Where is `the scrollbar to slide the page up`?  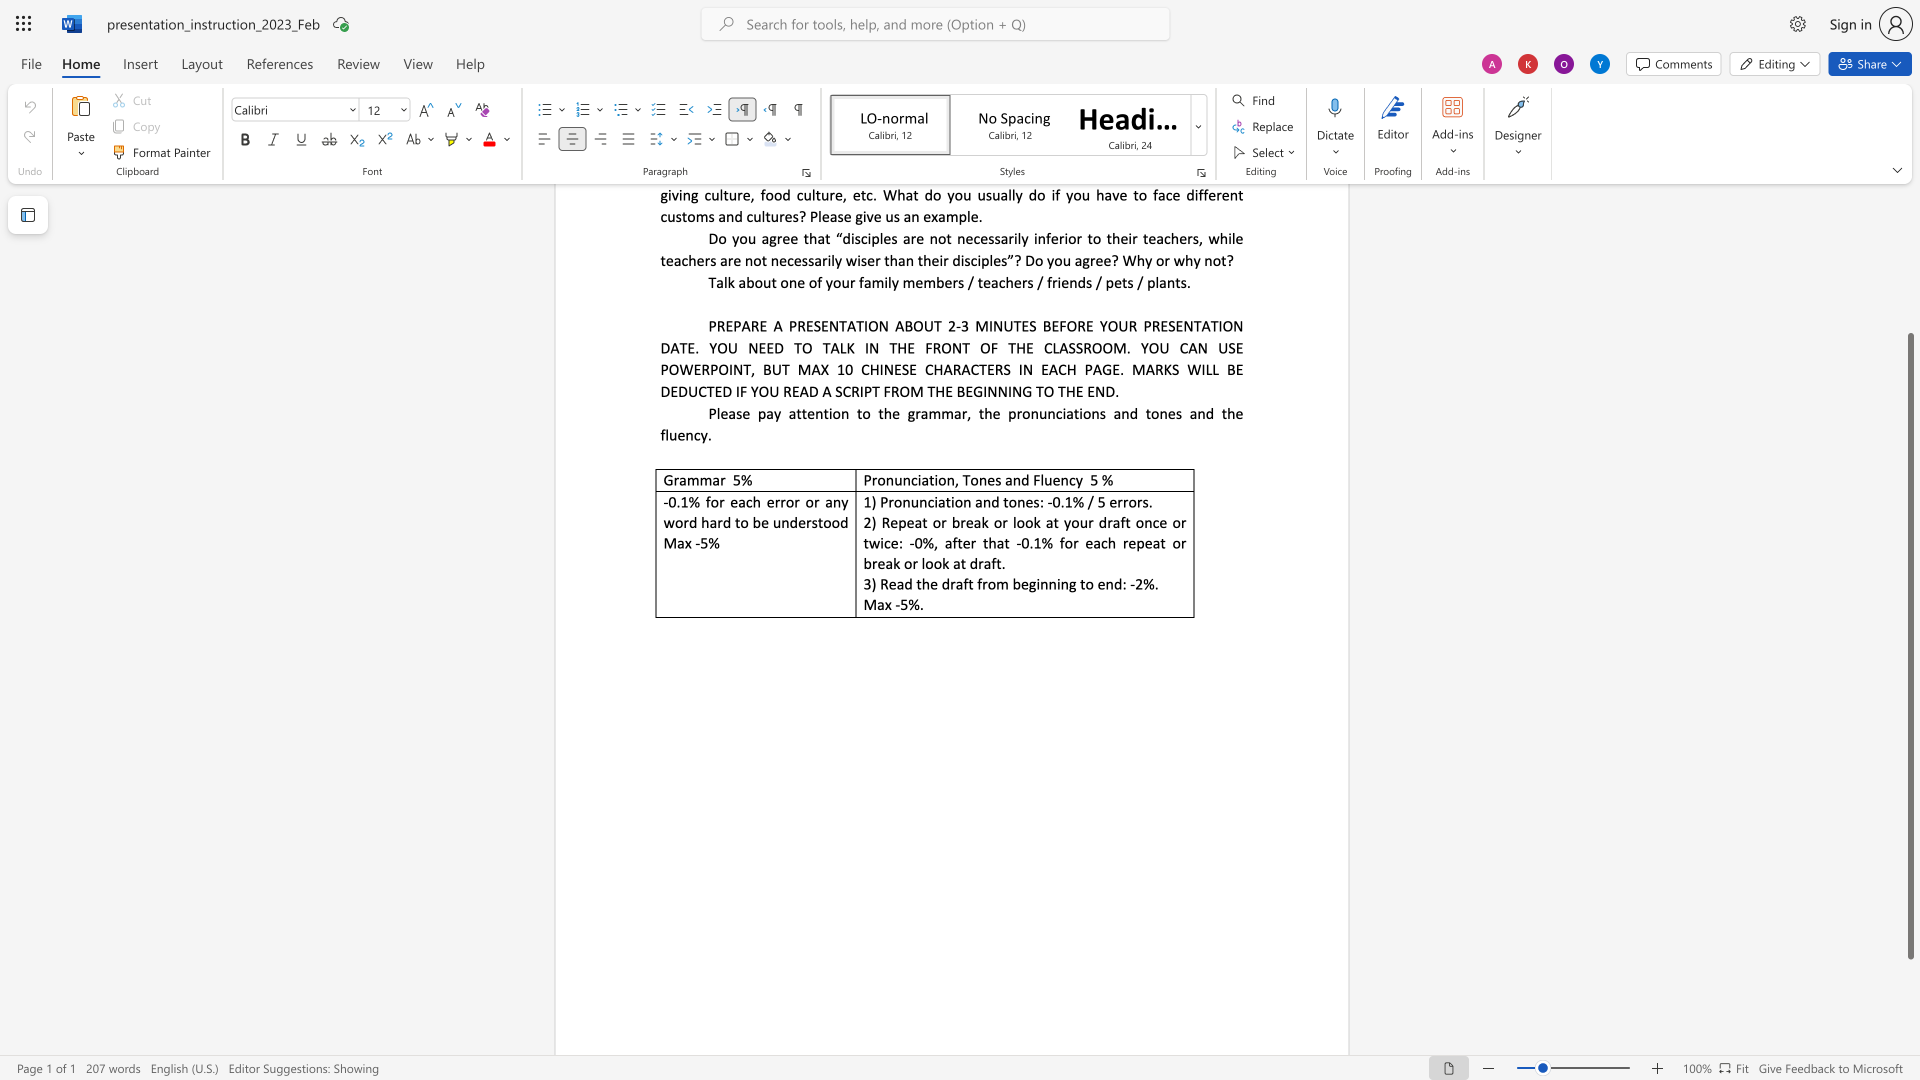
the scrollbar to slide the page up is located at coordinates (1909, 270).